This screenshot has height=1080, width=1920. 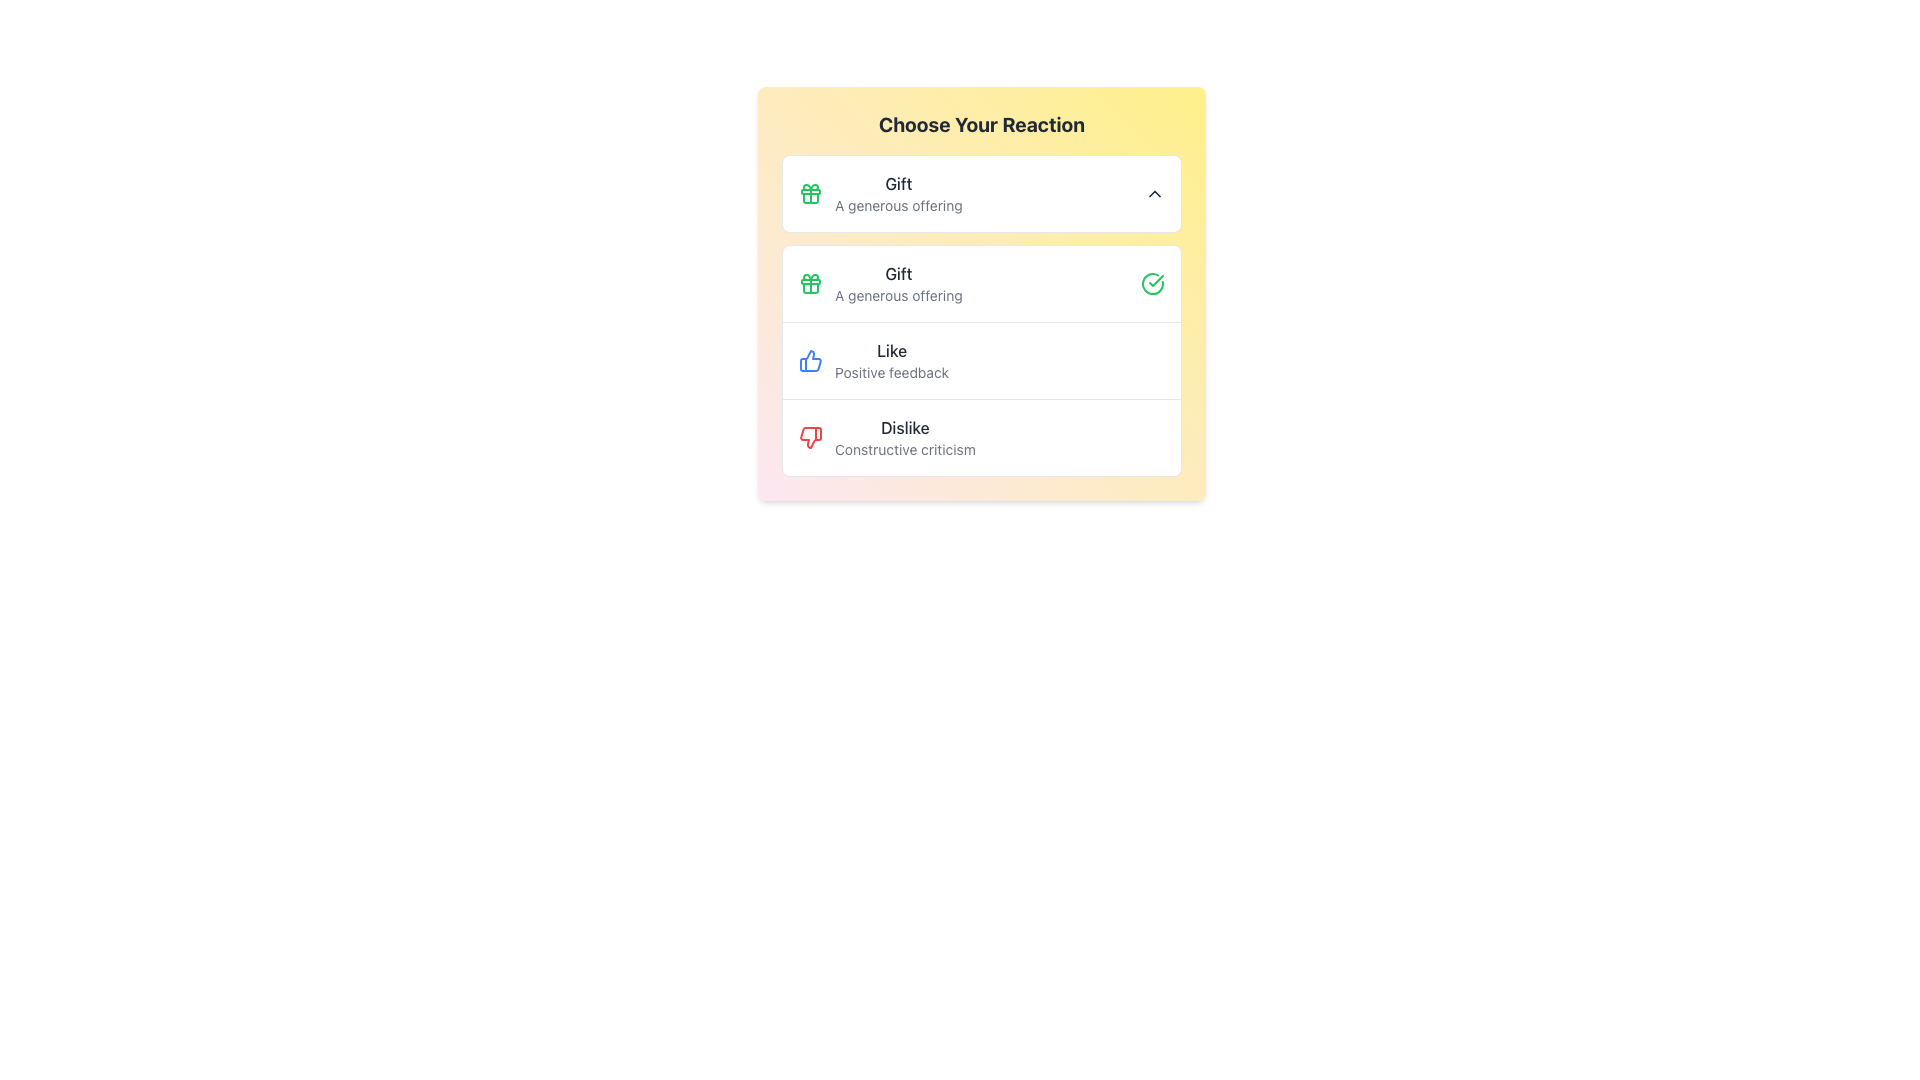 I want to click on the green gift box icon located at the leftmost position in the reaction selection box, which is accompanied by the text 'Gift' and 'A generous offering', so click(x=811, y=193).